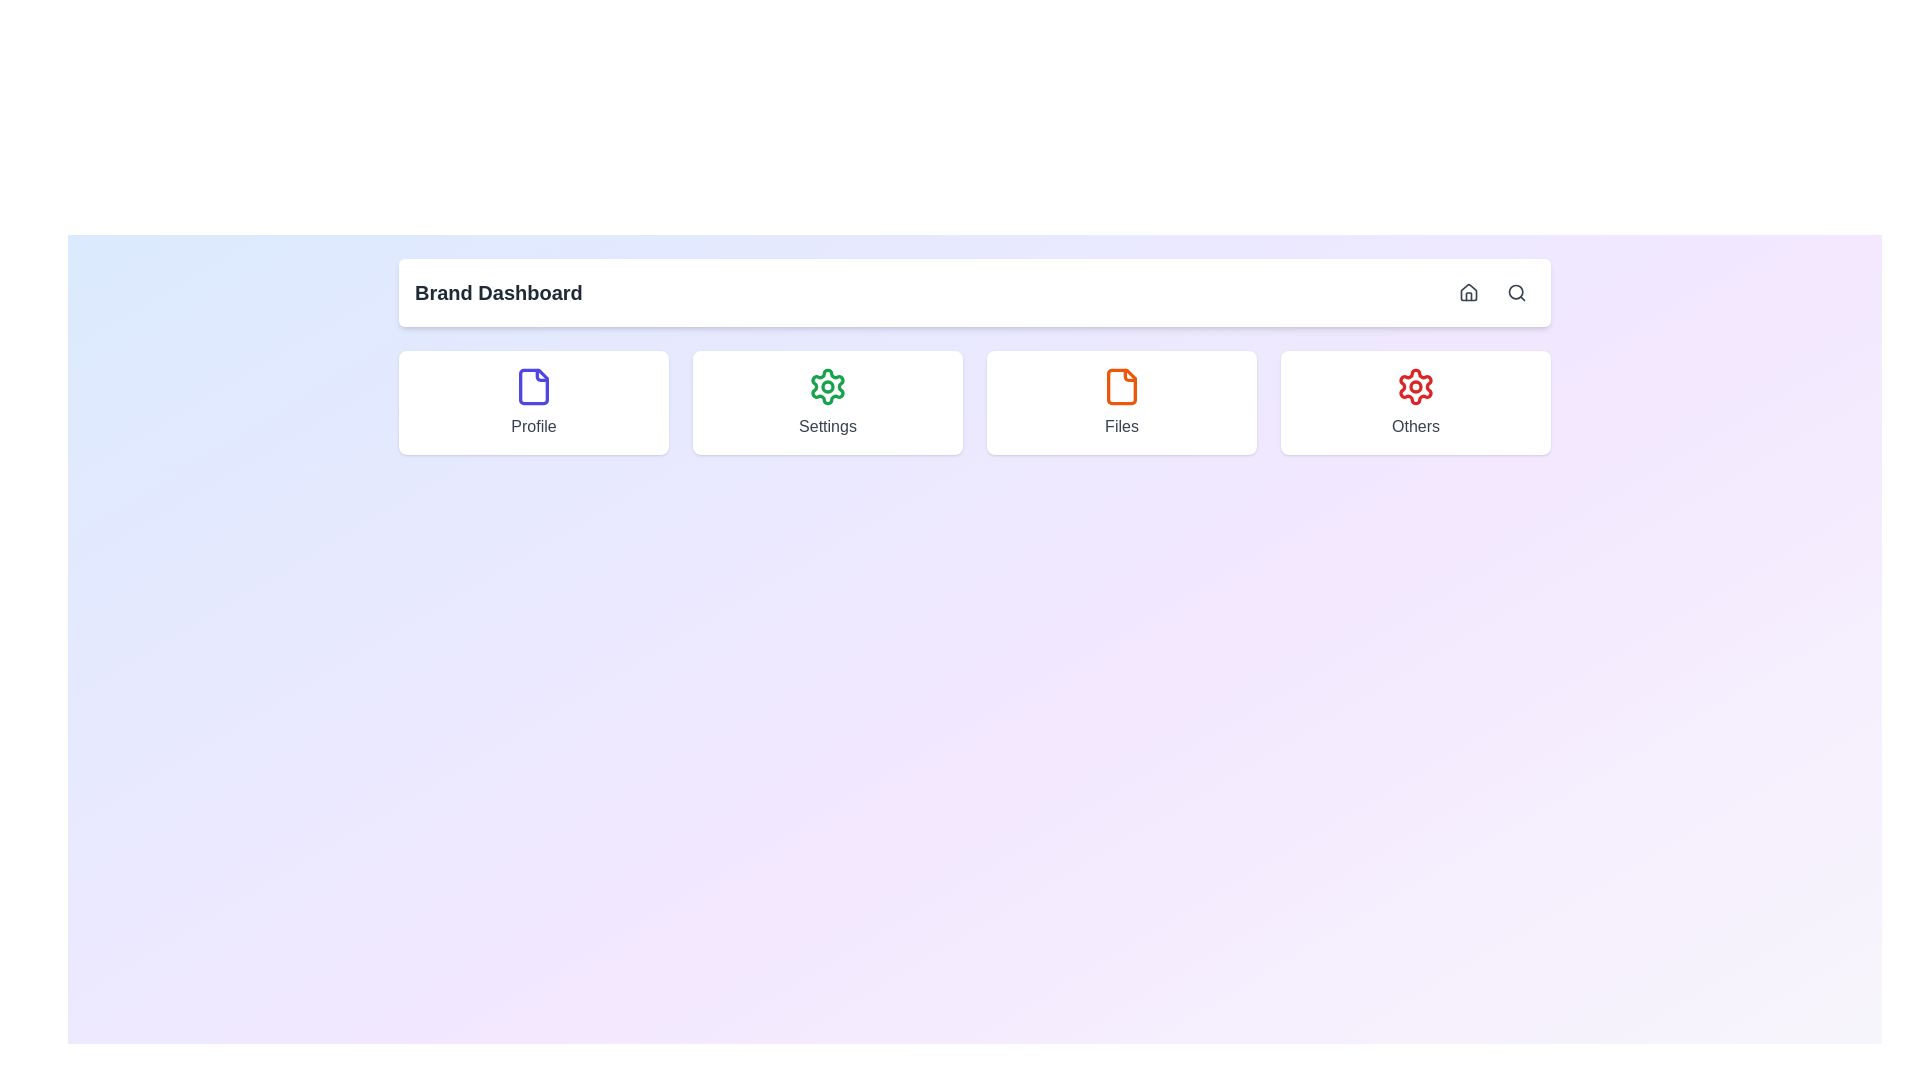  What do you see at coordinates (1516, 293) in the screenshot?
I see `the circular search button with a magnifying glass icon located at the top right of the interface to change its background color` at bounding box center [1516, 293].